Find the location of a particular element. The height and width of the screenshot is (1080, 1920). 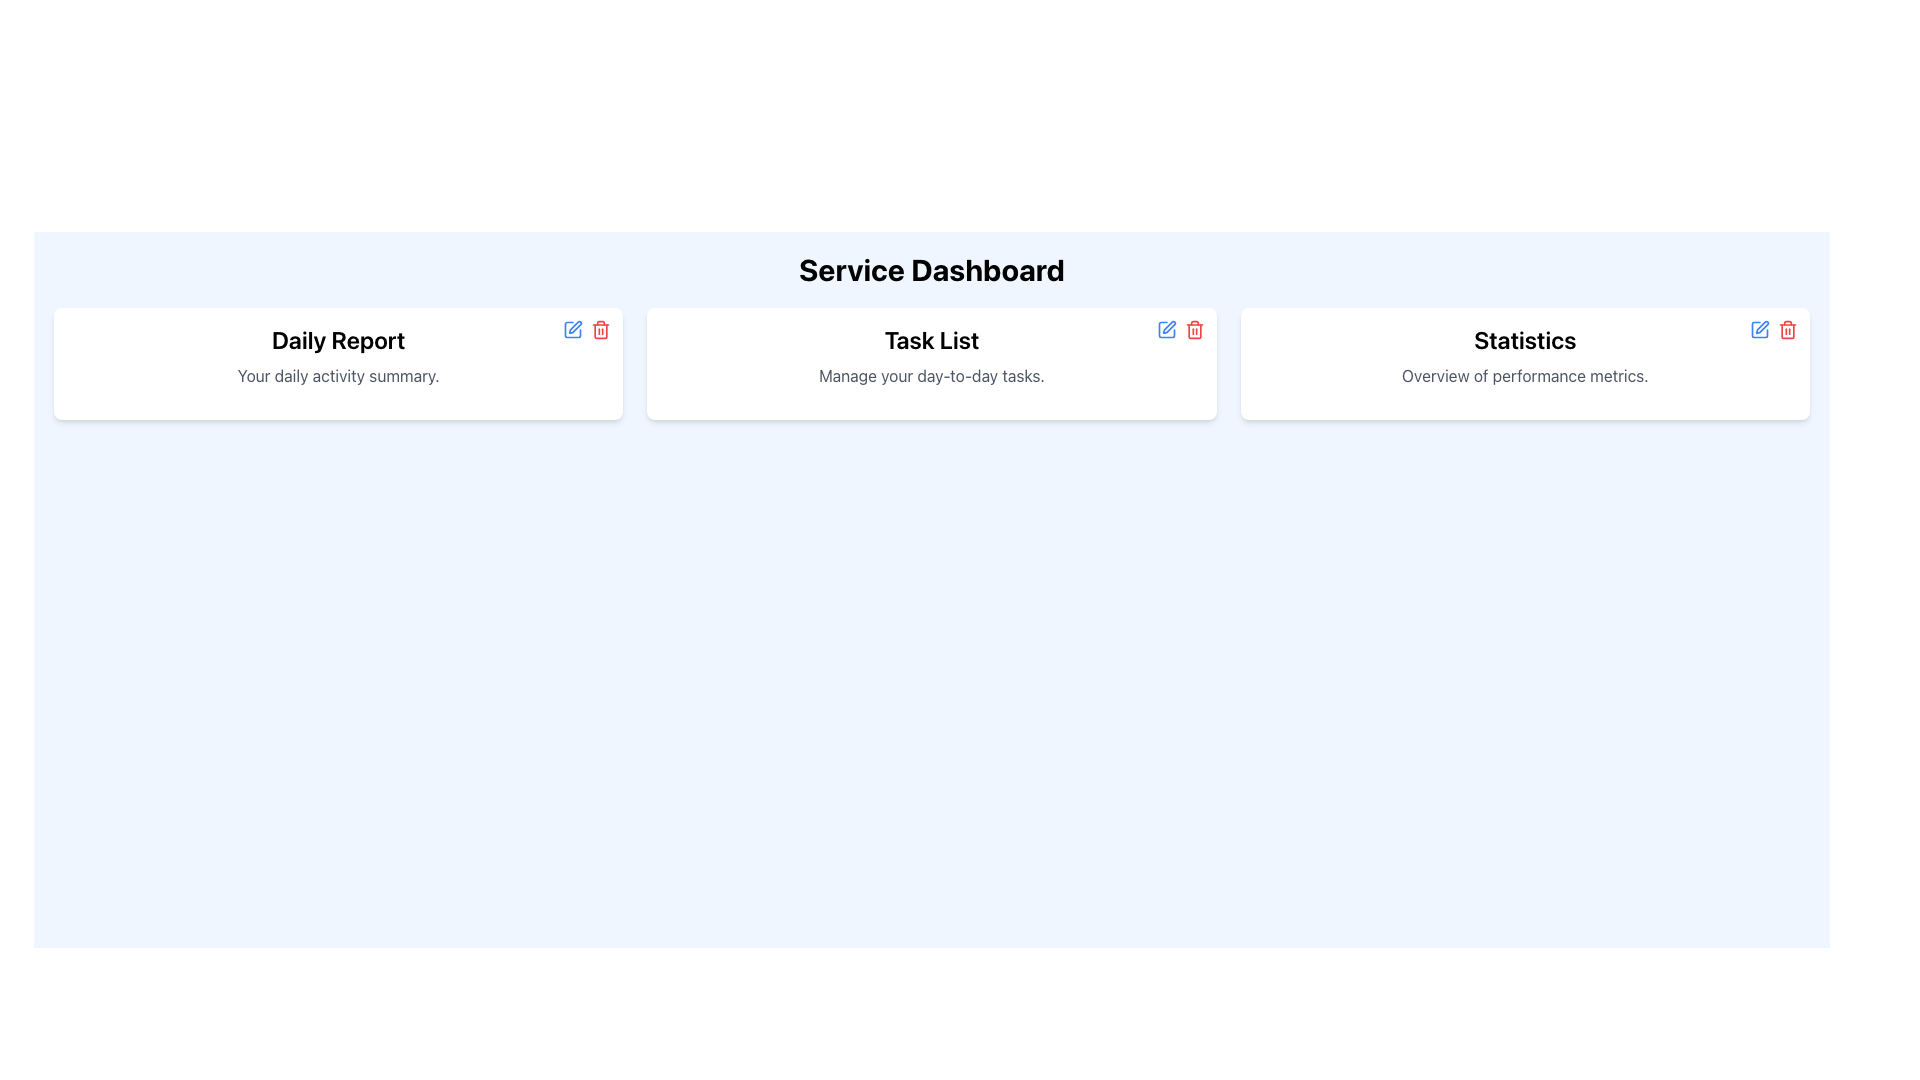

the title text element that introduces the card's content, which is located at the center of the middle card in a row of three cards is located at coordinates (930, 338).